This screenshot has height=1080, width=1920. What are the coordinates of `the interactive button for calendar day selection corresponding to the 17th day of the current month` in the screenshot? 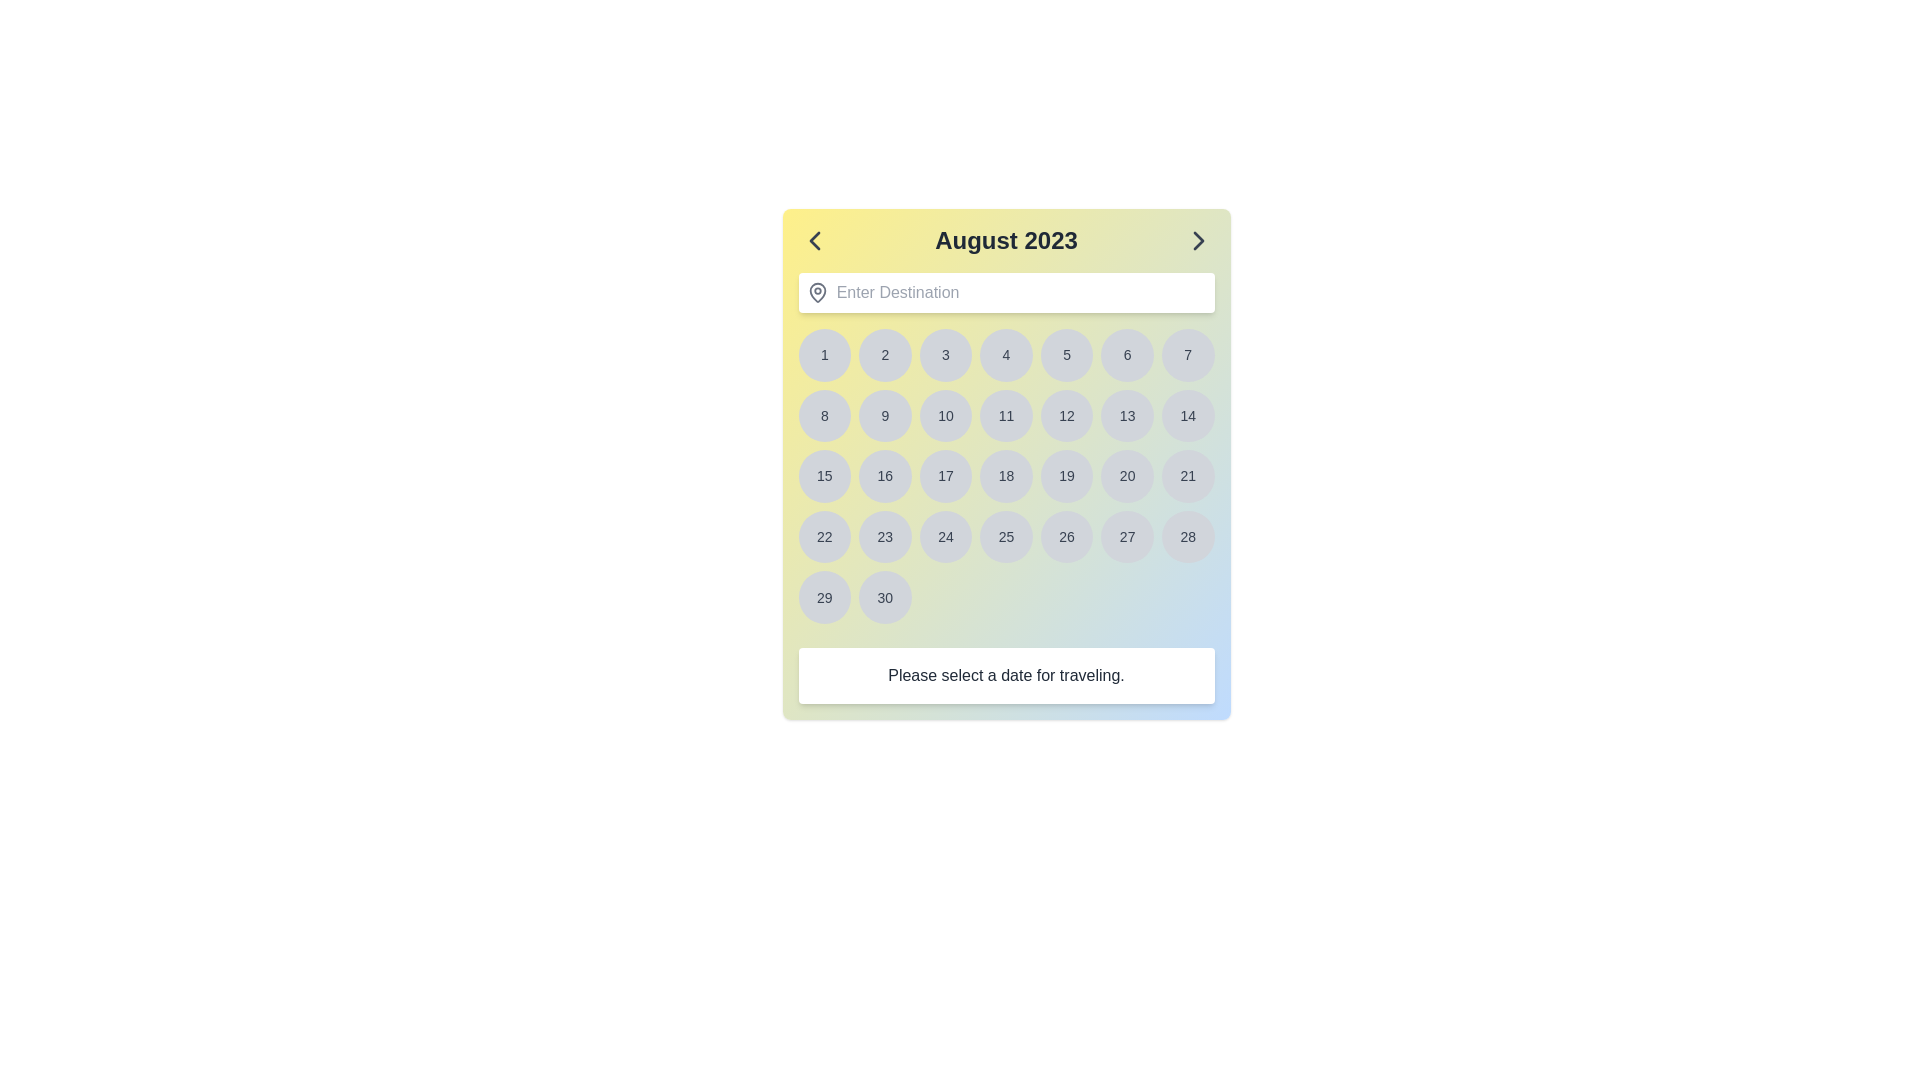 It's located at (944, 476).